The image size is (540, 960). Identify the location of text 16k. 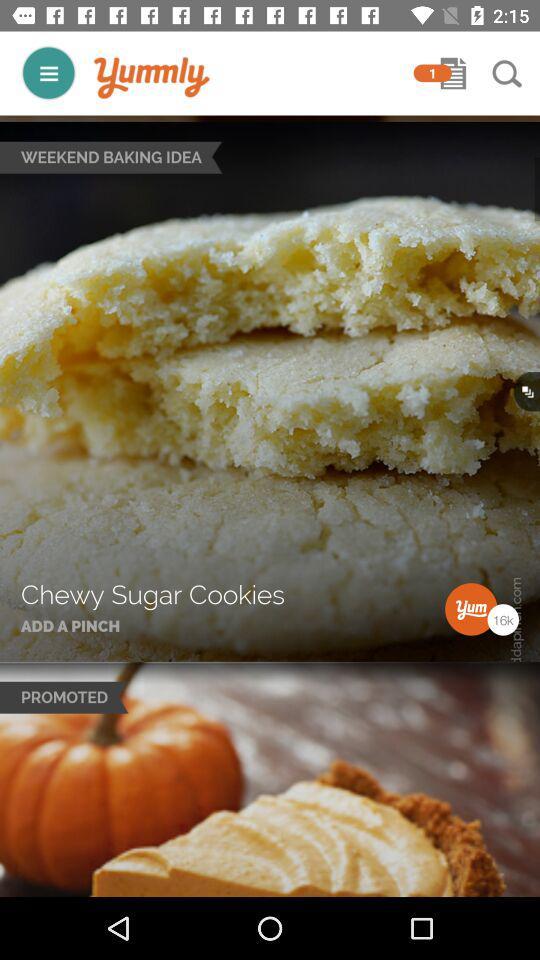
(502, 618).